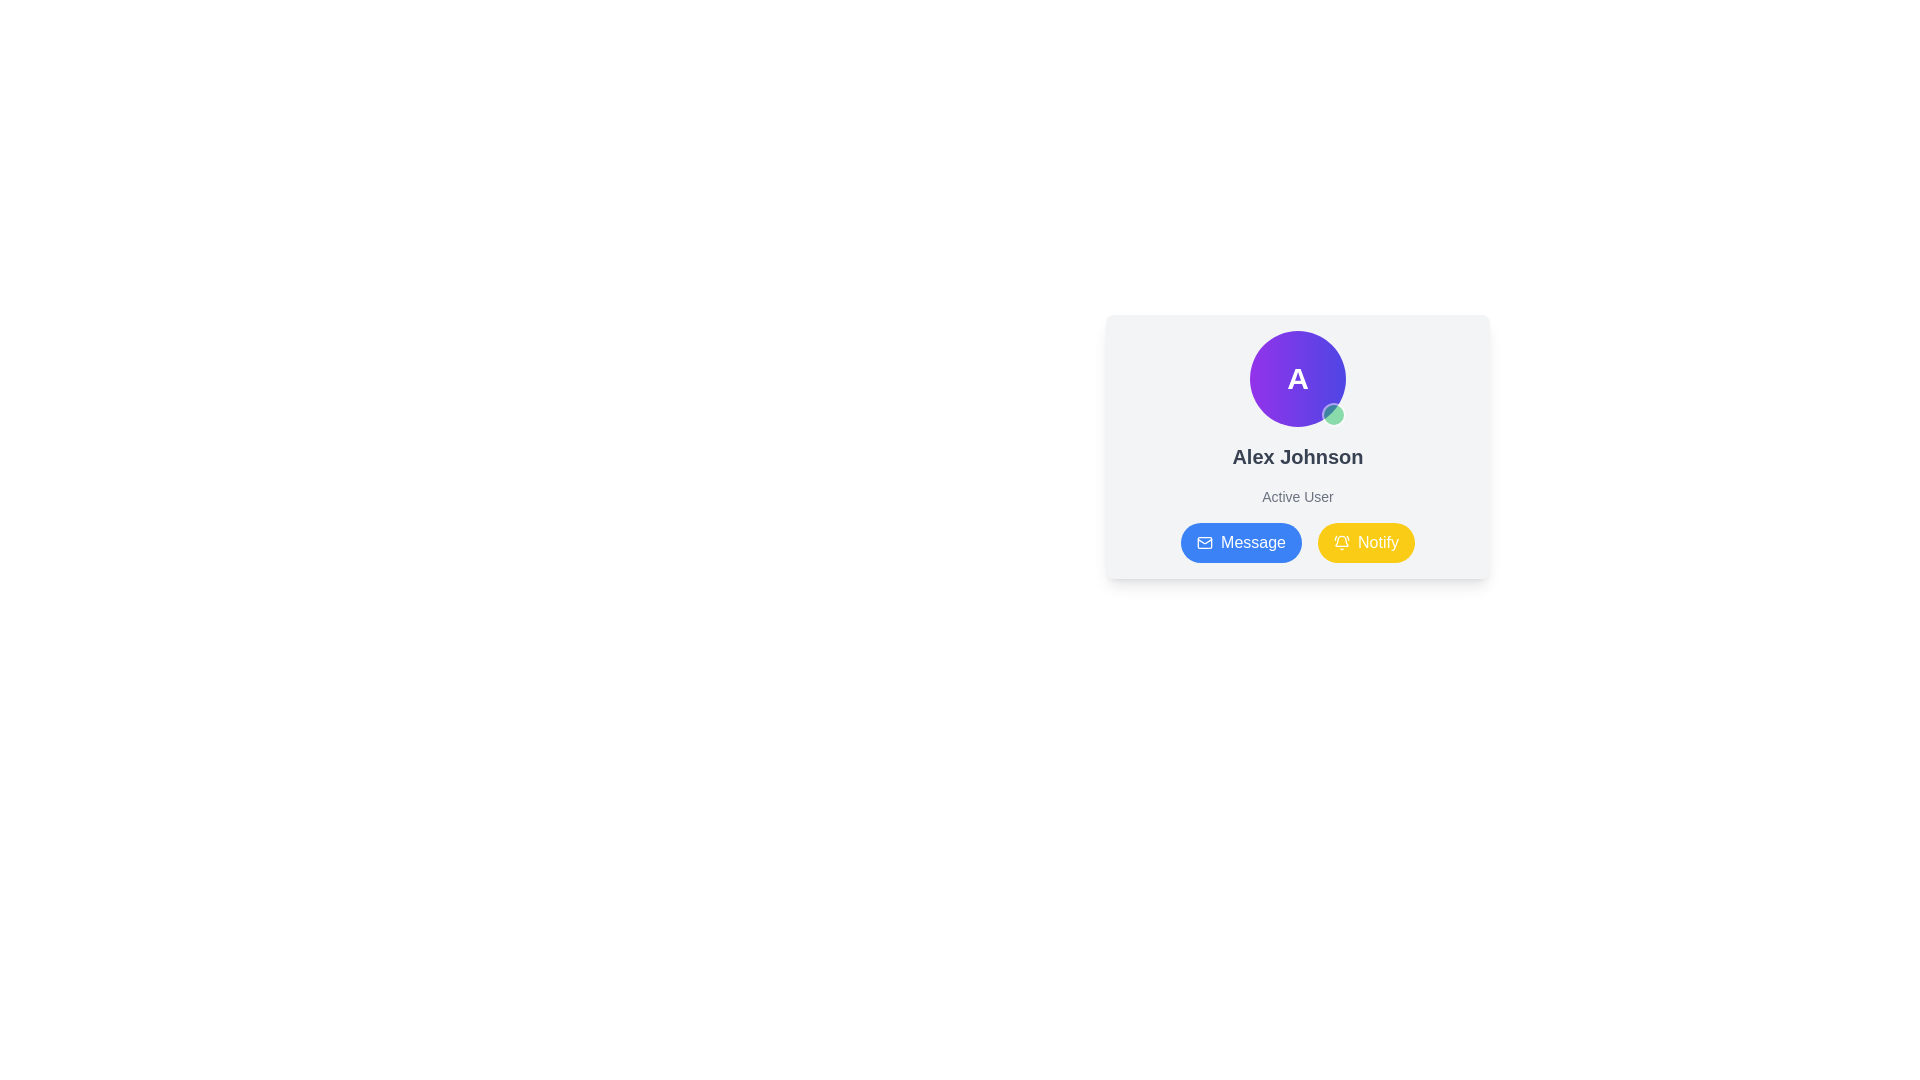  I want to click on the circular profile indicator icon featuring a bold letter 'A' and a green status indicator, located at the top-right section of the profile card interface, so click(1297, 378).